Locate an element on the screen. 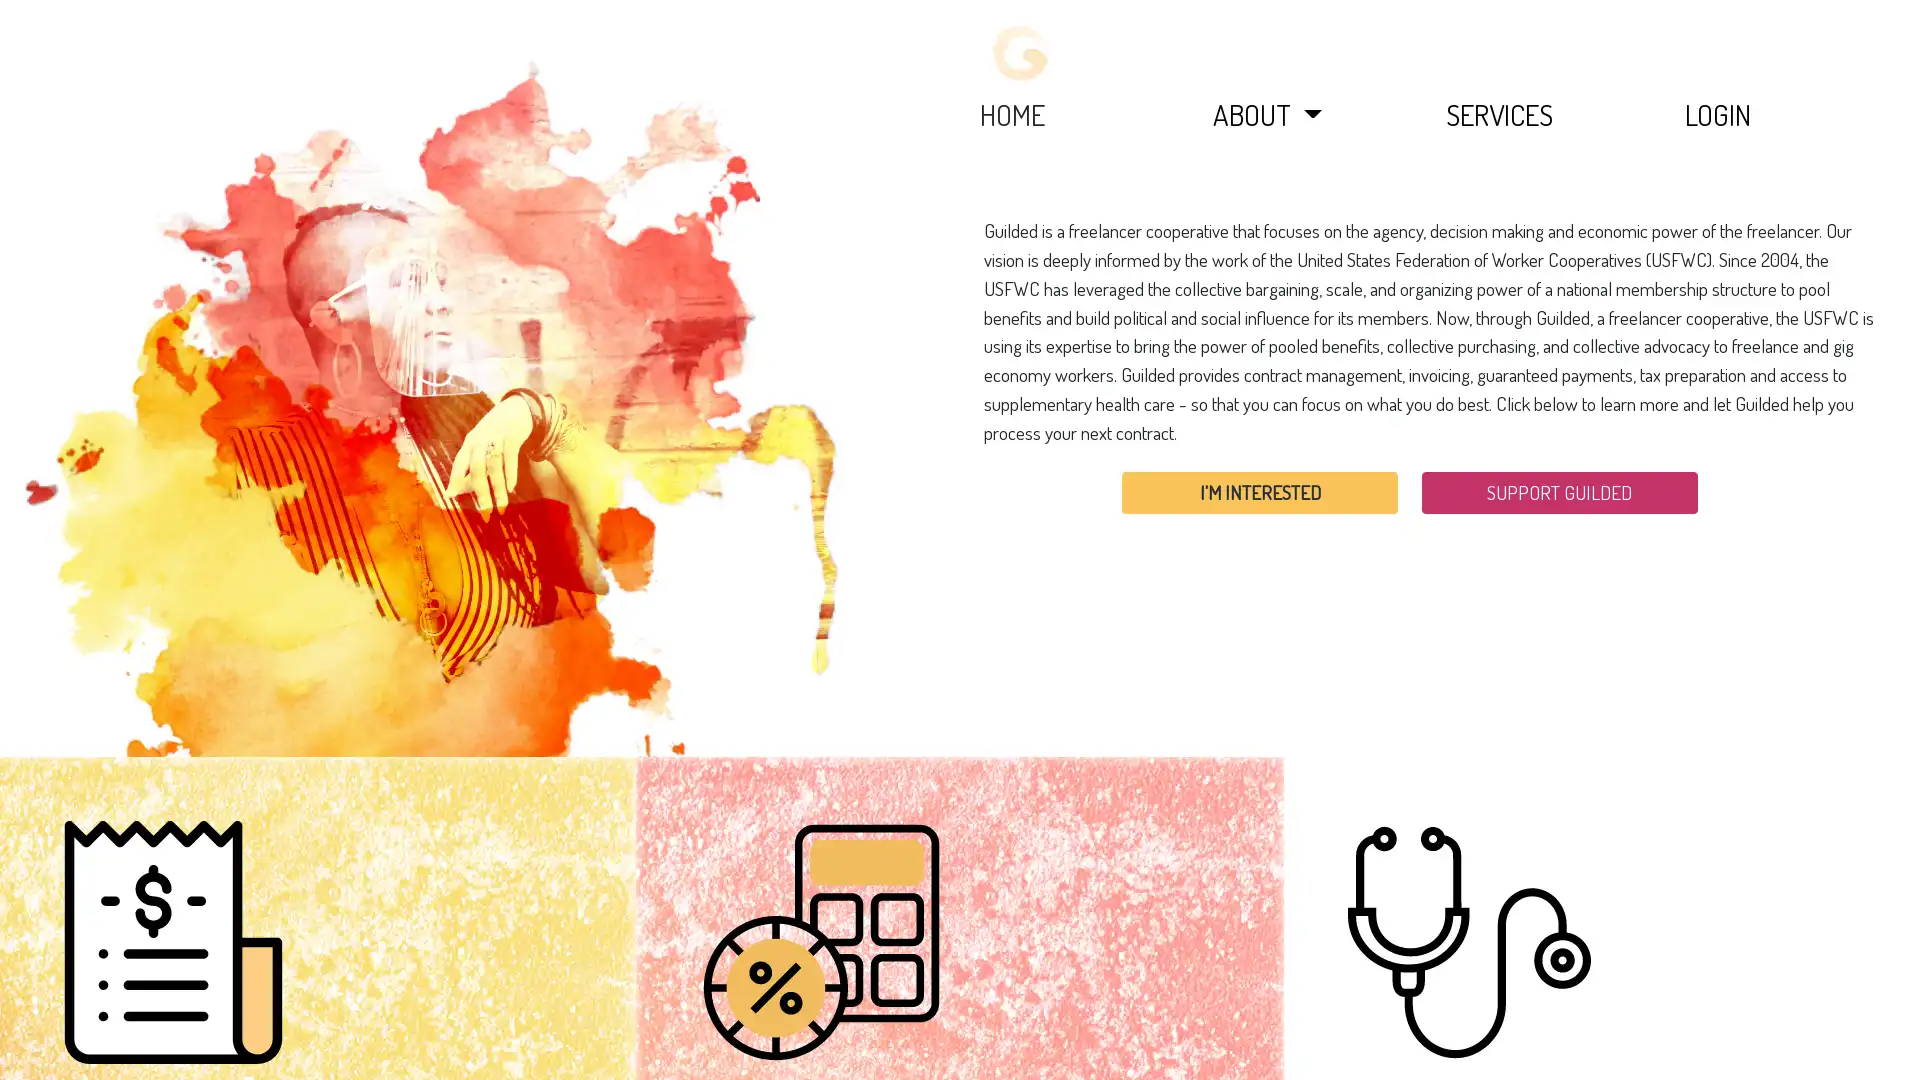 The height and width of the screenshot is (1080, 1920). I'M INTERESTED is located at coordinates (1258, 492).